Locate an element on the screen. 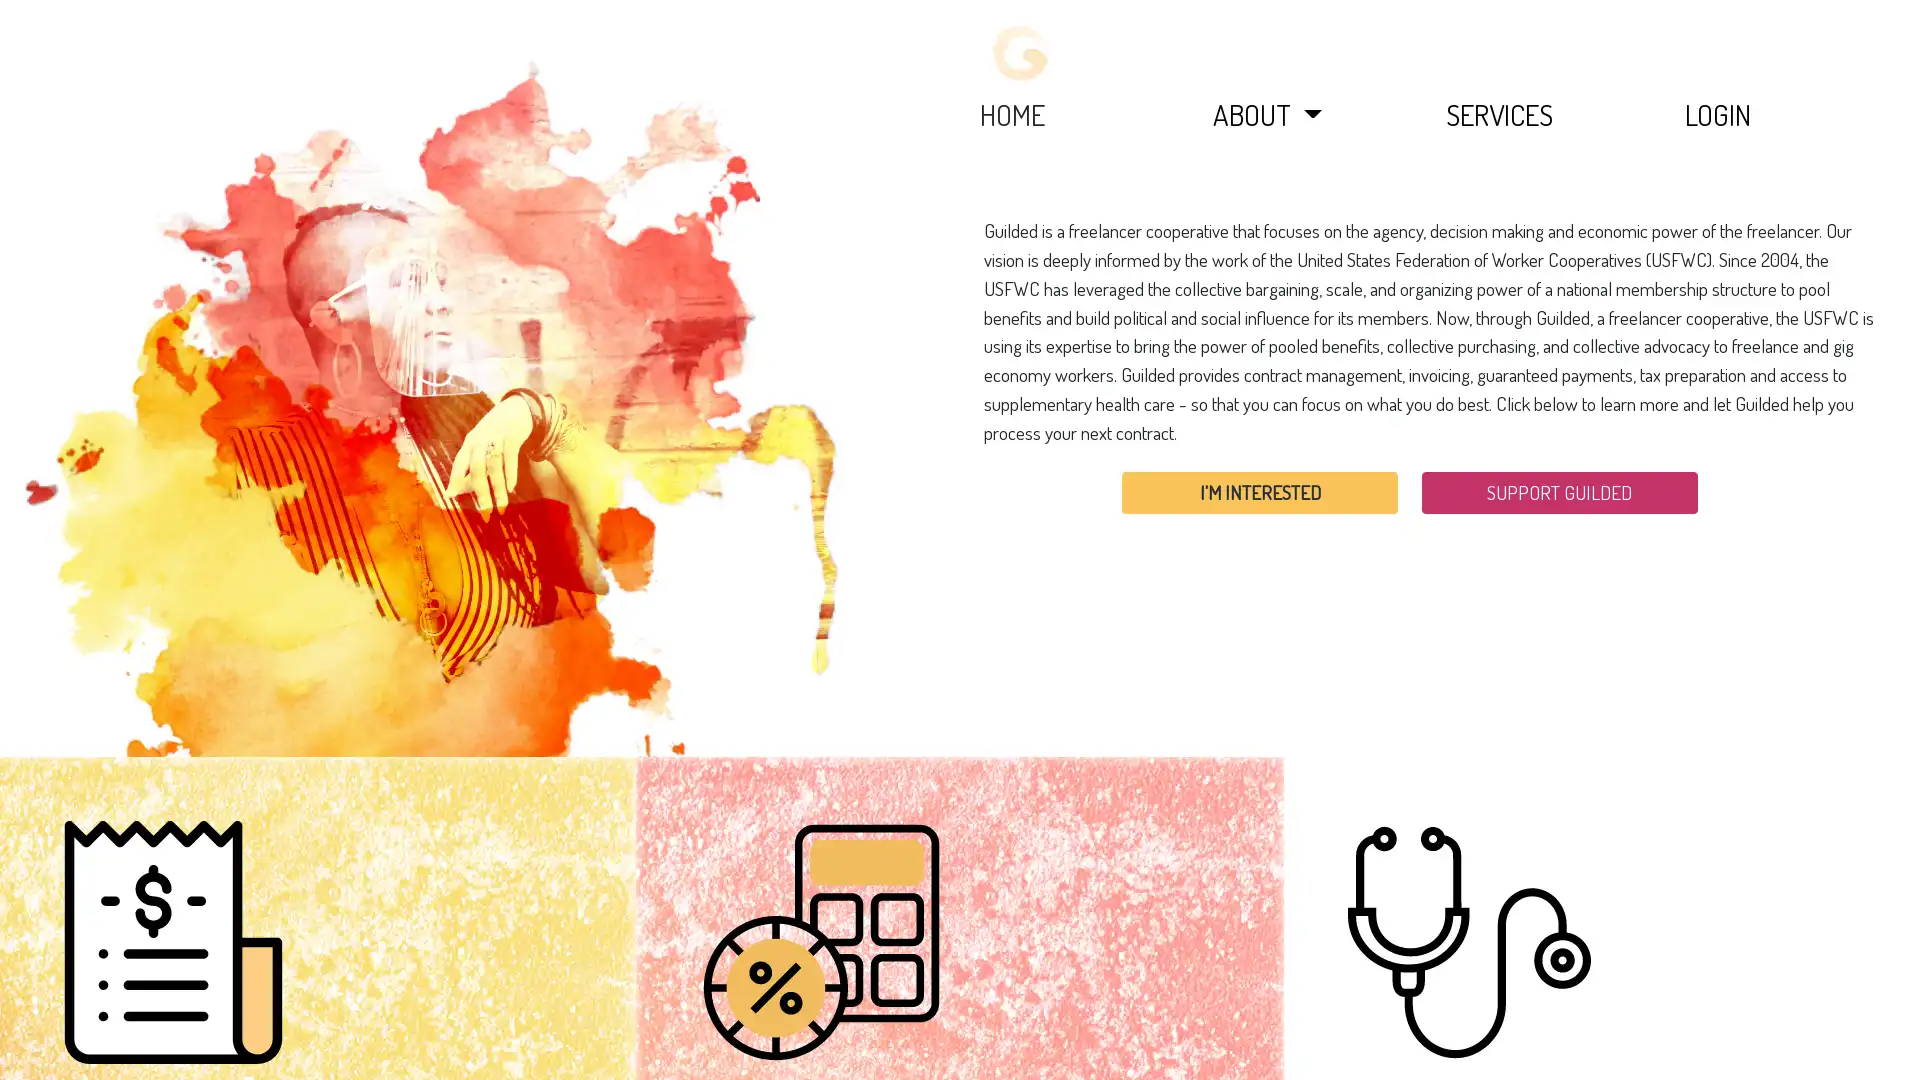 The height and width of the screenshot is (1080, 1920). I'M INTERESTED is located at coordinates (1258, 492).